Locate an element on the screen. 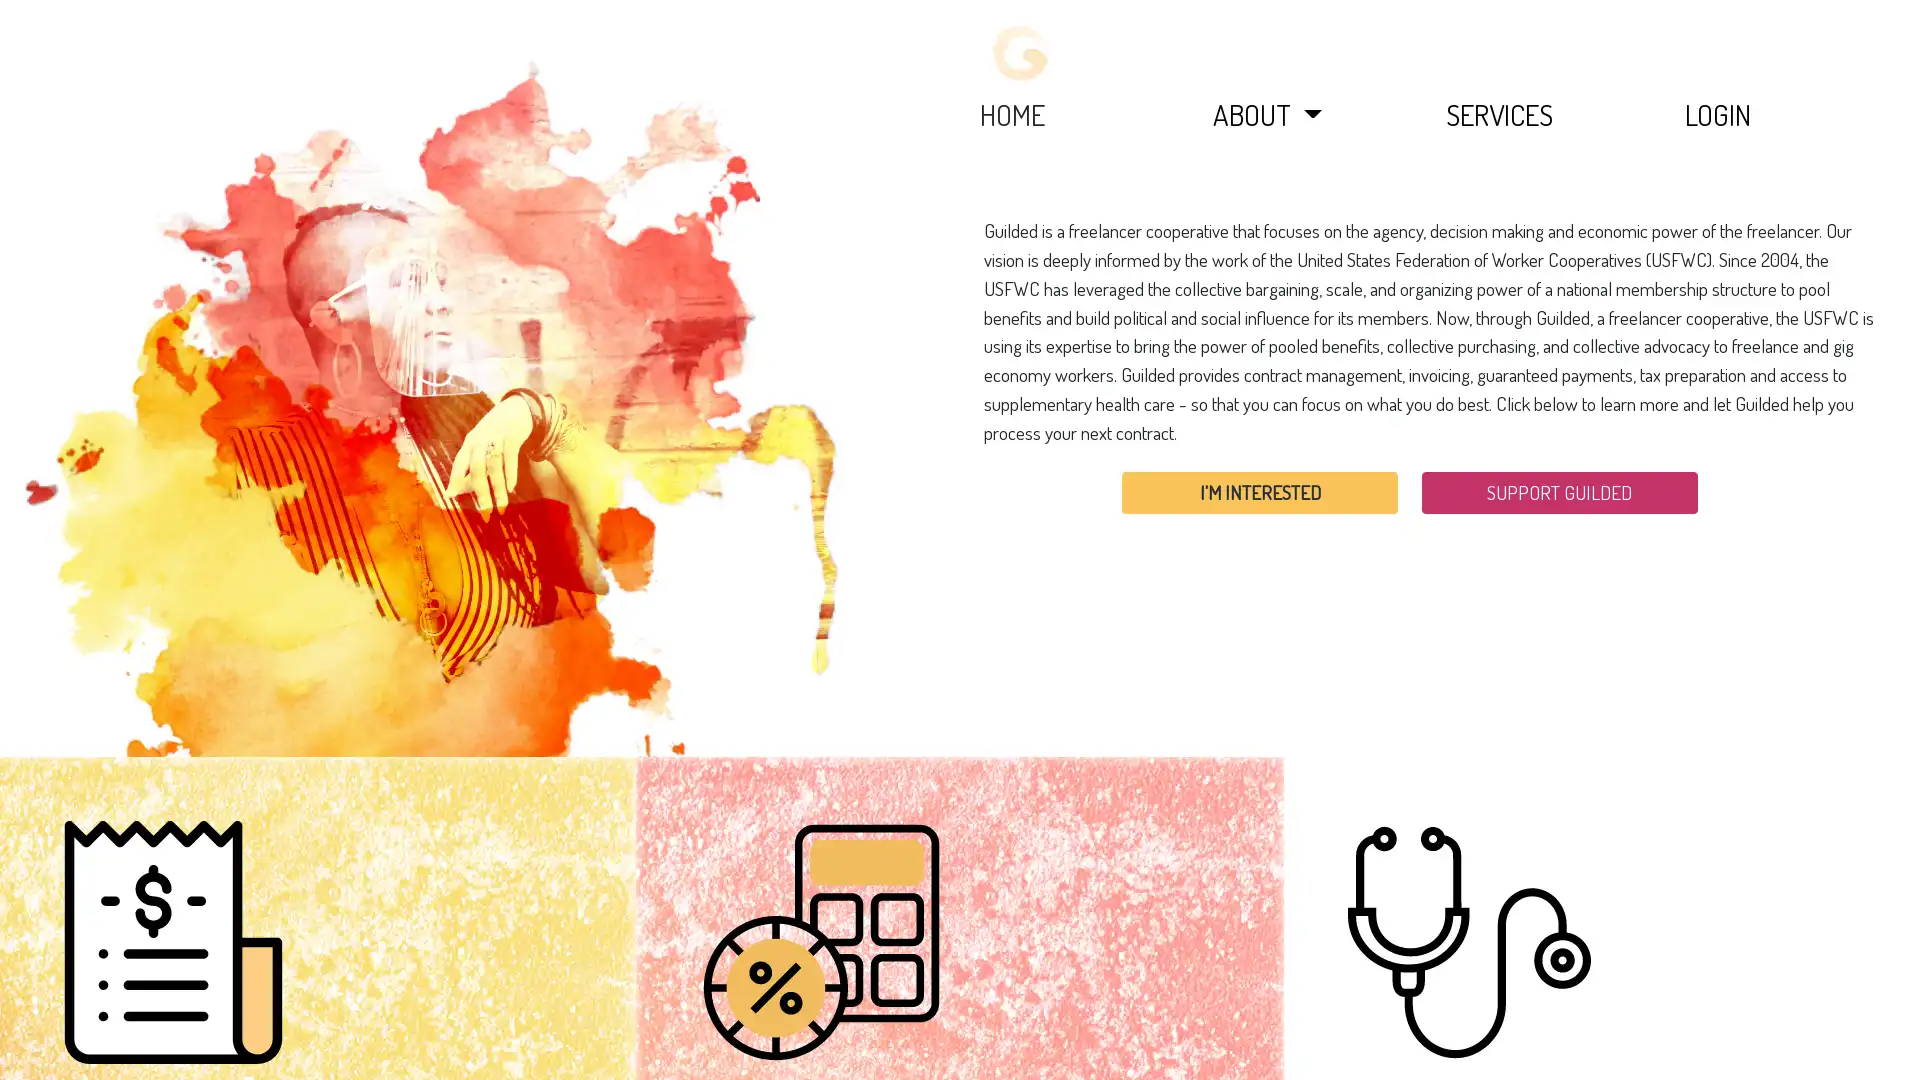 The height and width of the screenshot is (1080, 1920). I'M INTERESTED is located at coordinates (1258, 492).